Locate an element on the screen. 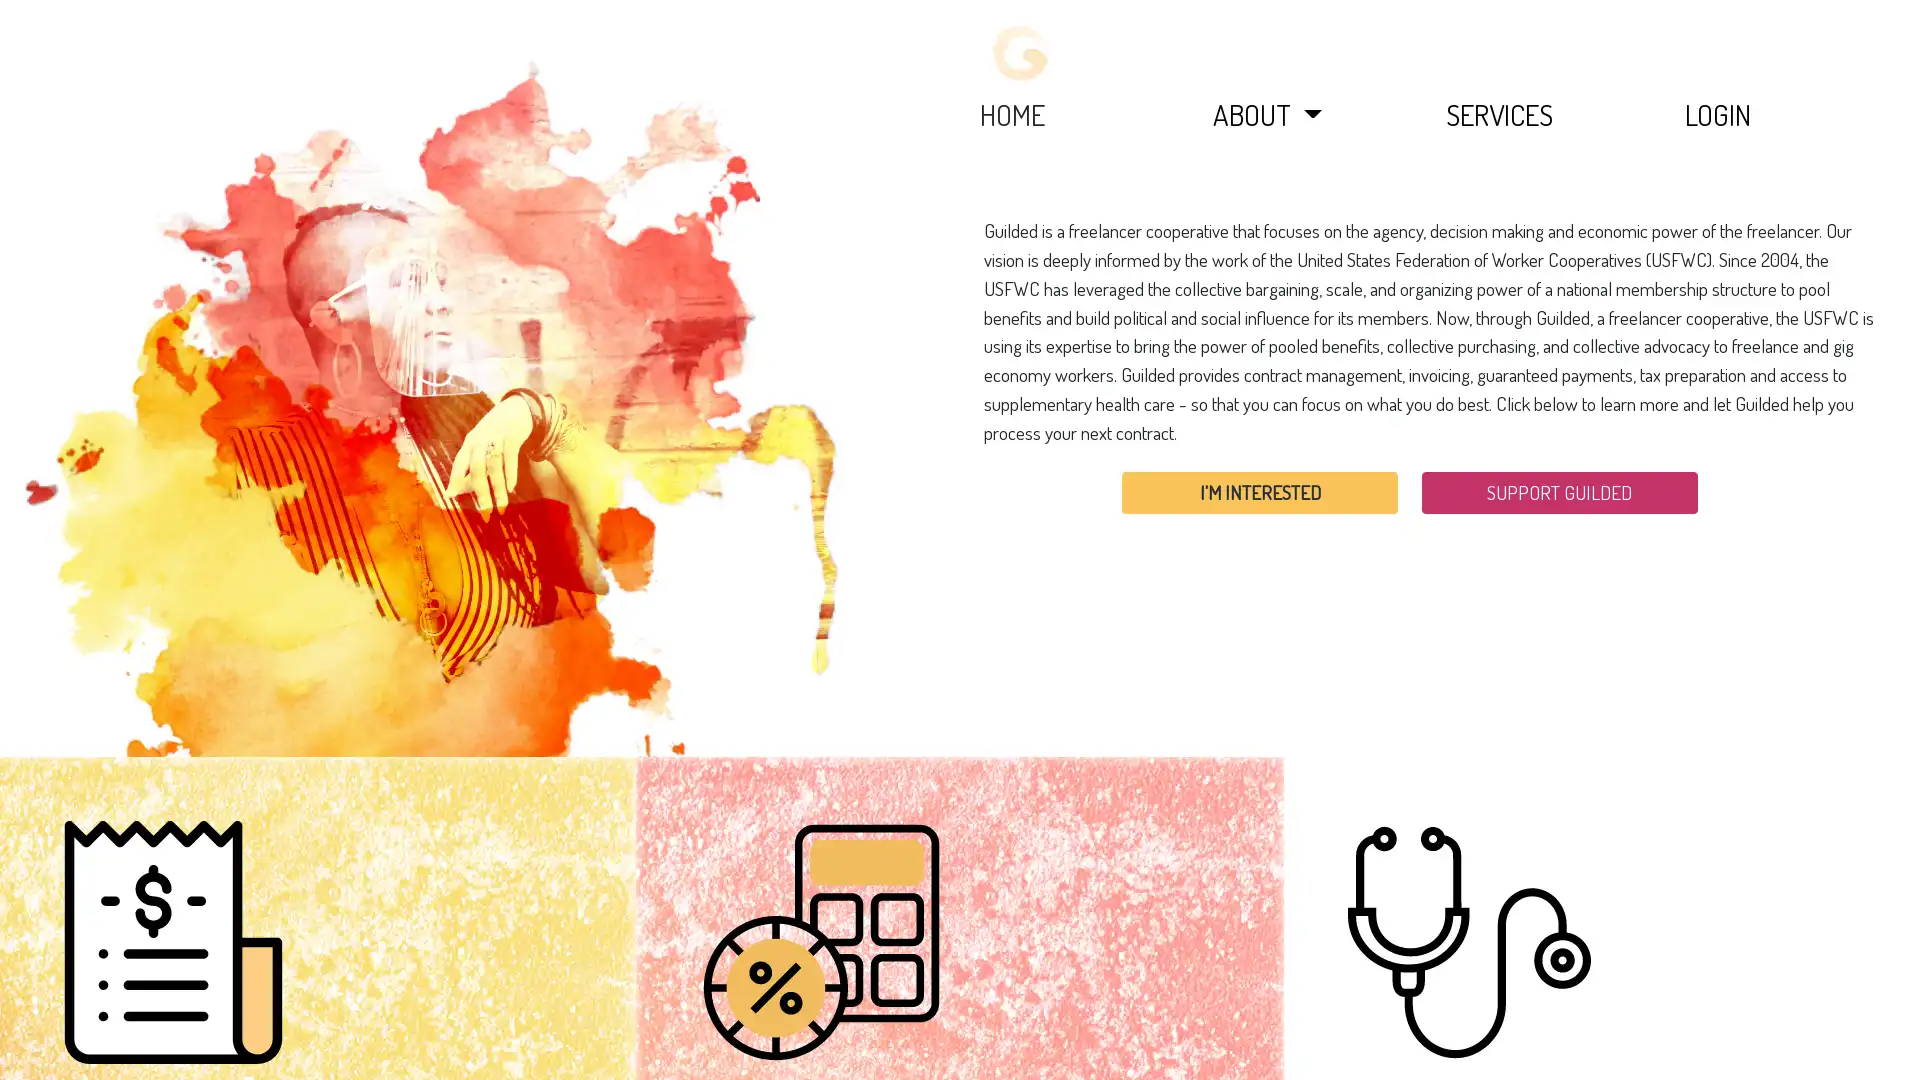 The height and width of the screenshot is (1080, 1920). I'M INTERESTED is located at coordinates (1258, 492).